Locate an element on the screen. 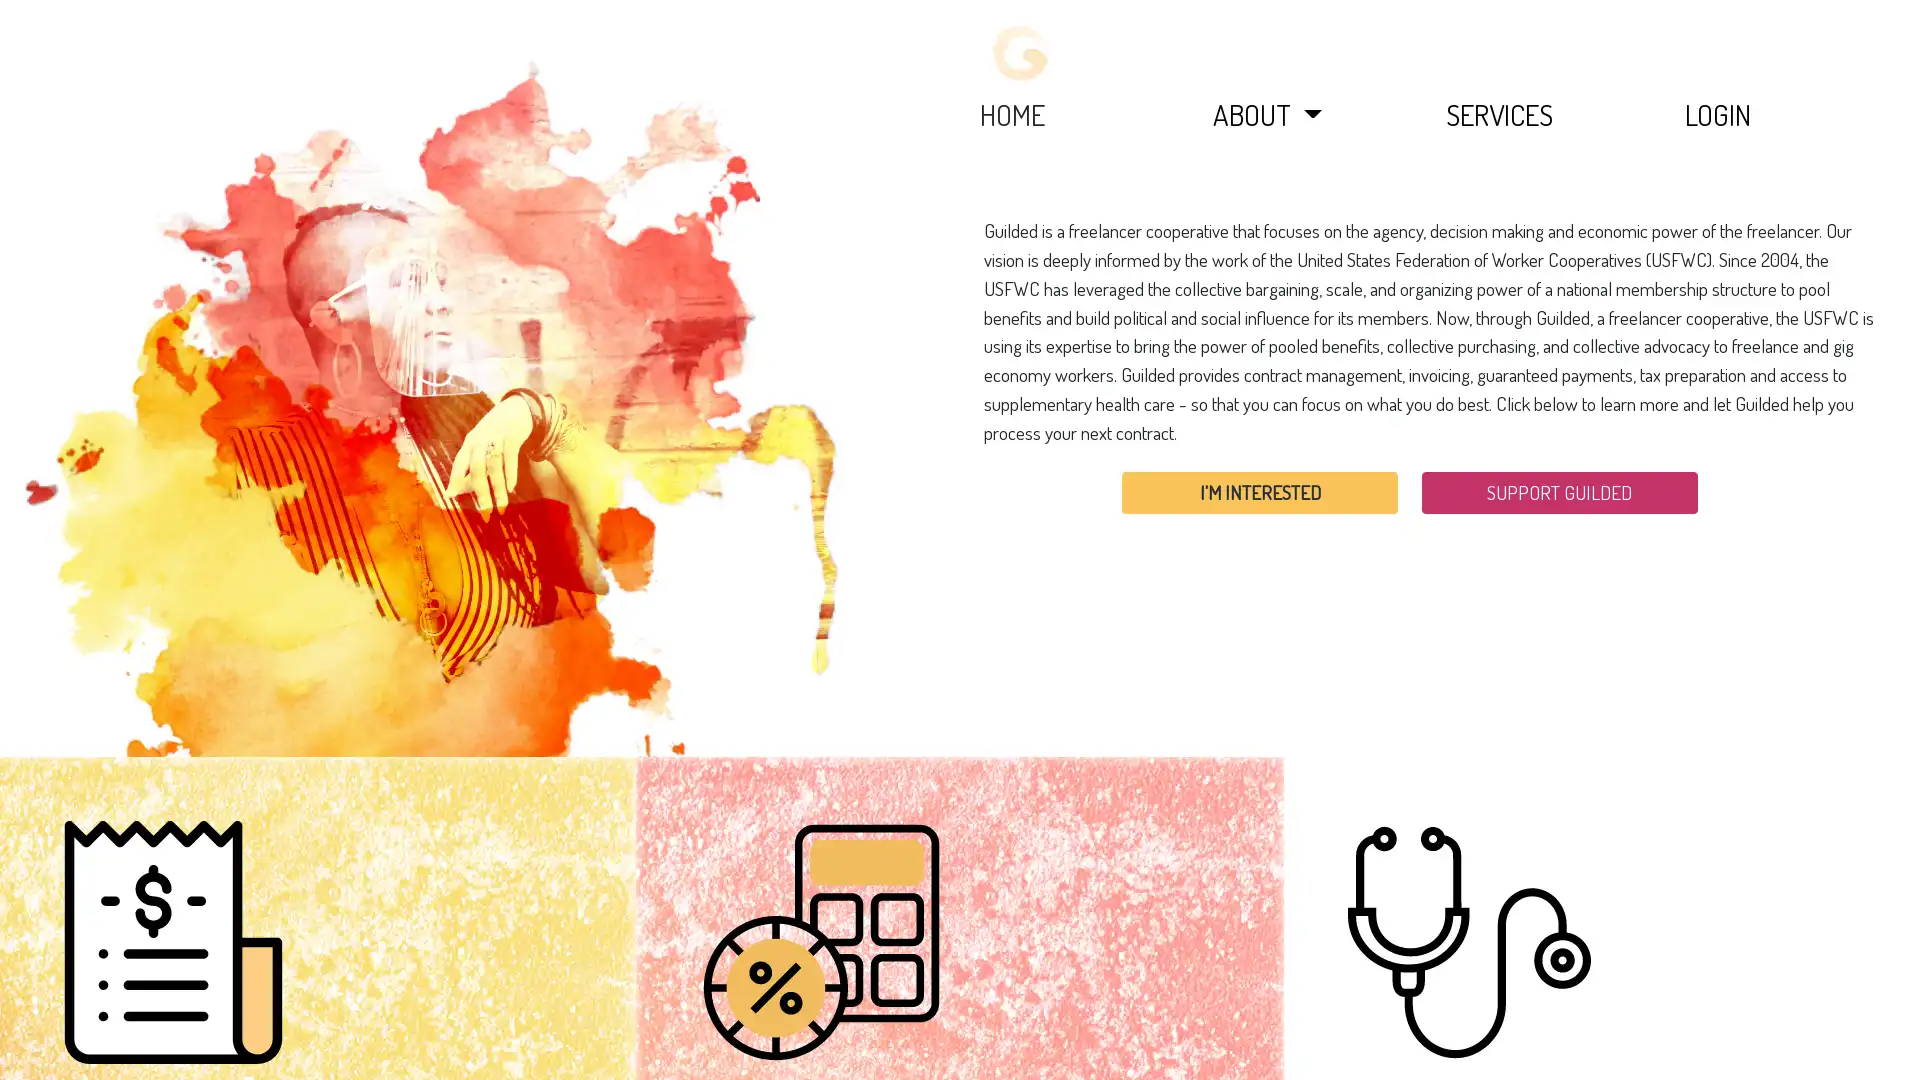 The height and width of the screenshot is (1080, 1920). I'M INTERESTED is located at coordinates (1258, 492).